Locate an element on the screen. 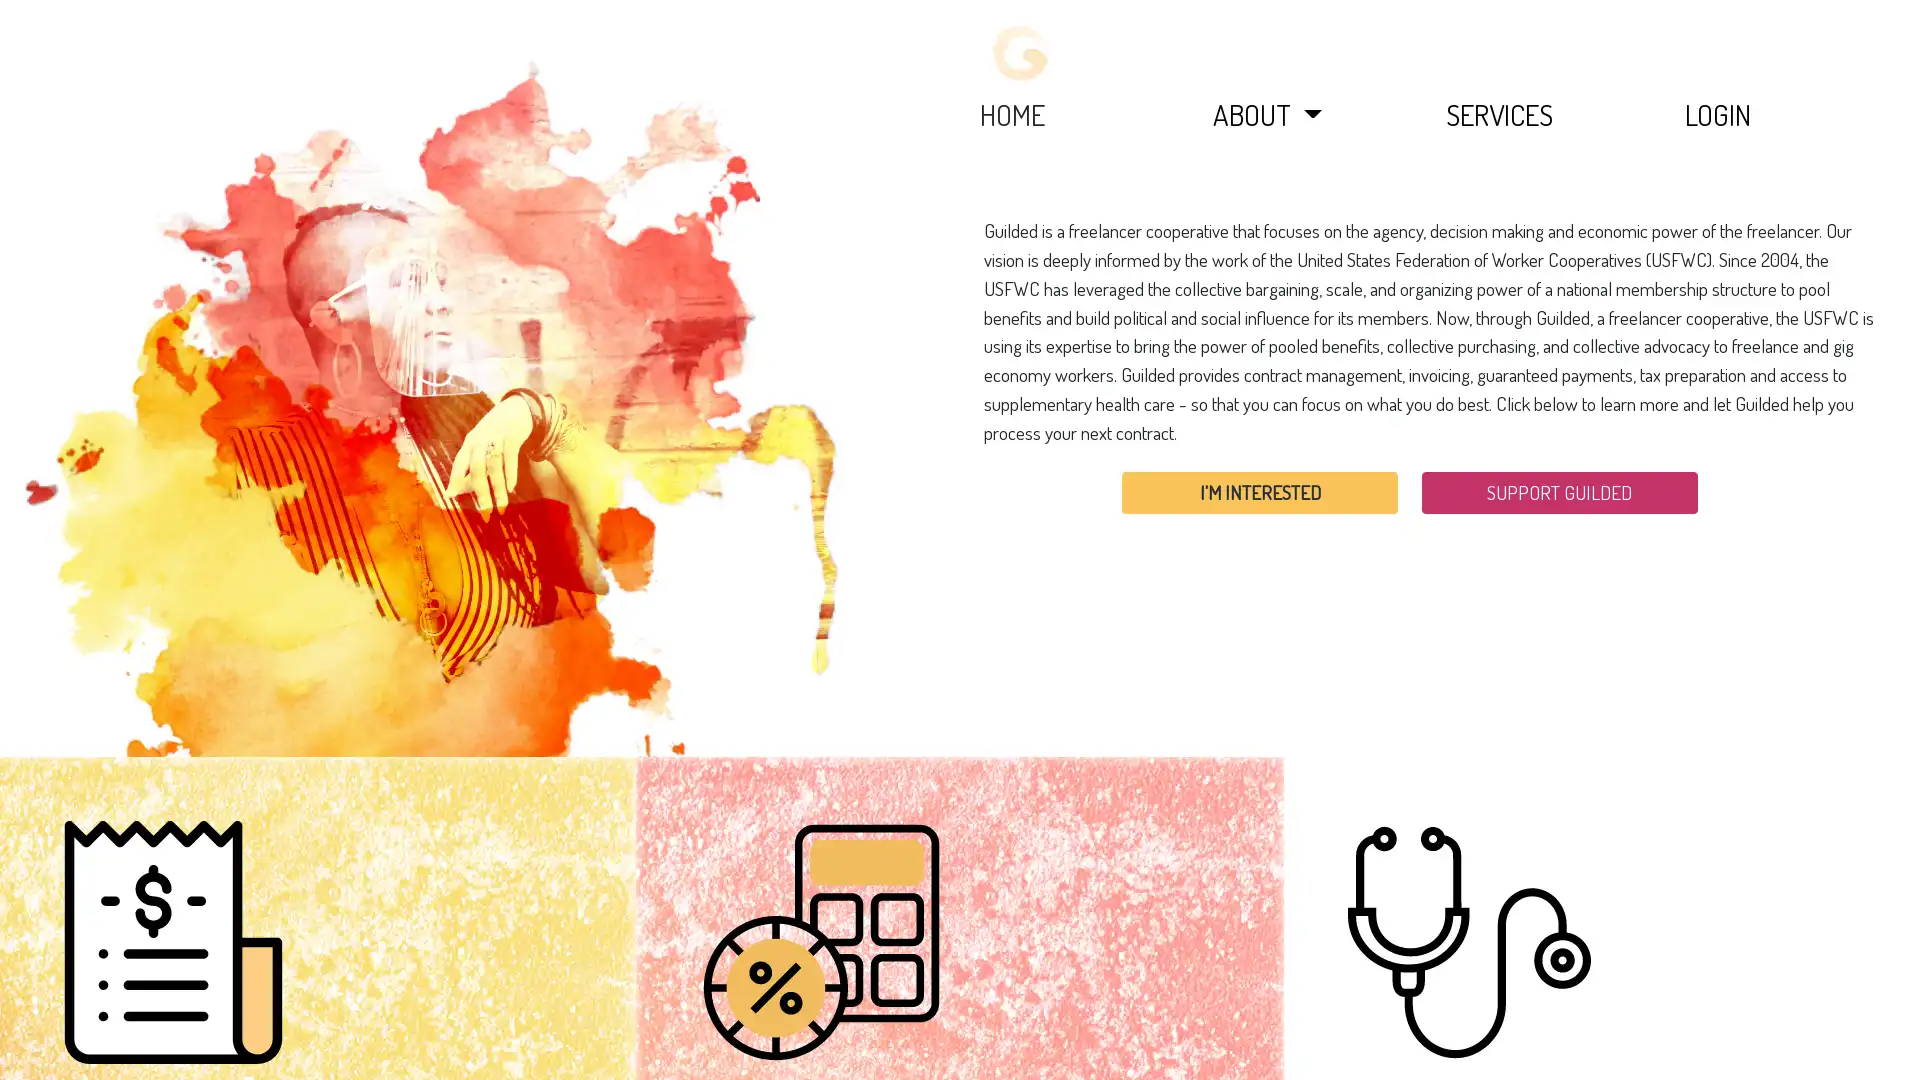 The height and width of the screenshot is (1080, 1920). I'M INTERESTED is located at coordinates (1258, 492).